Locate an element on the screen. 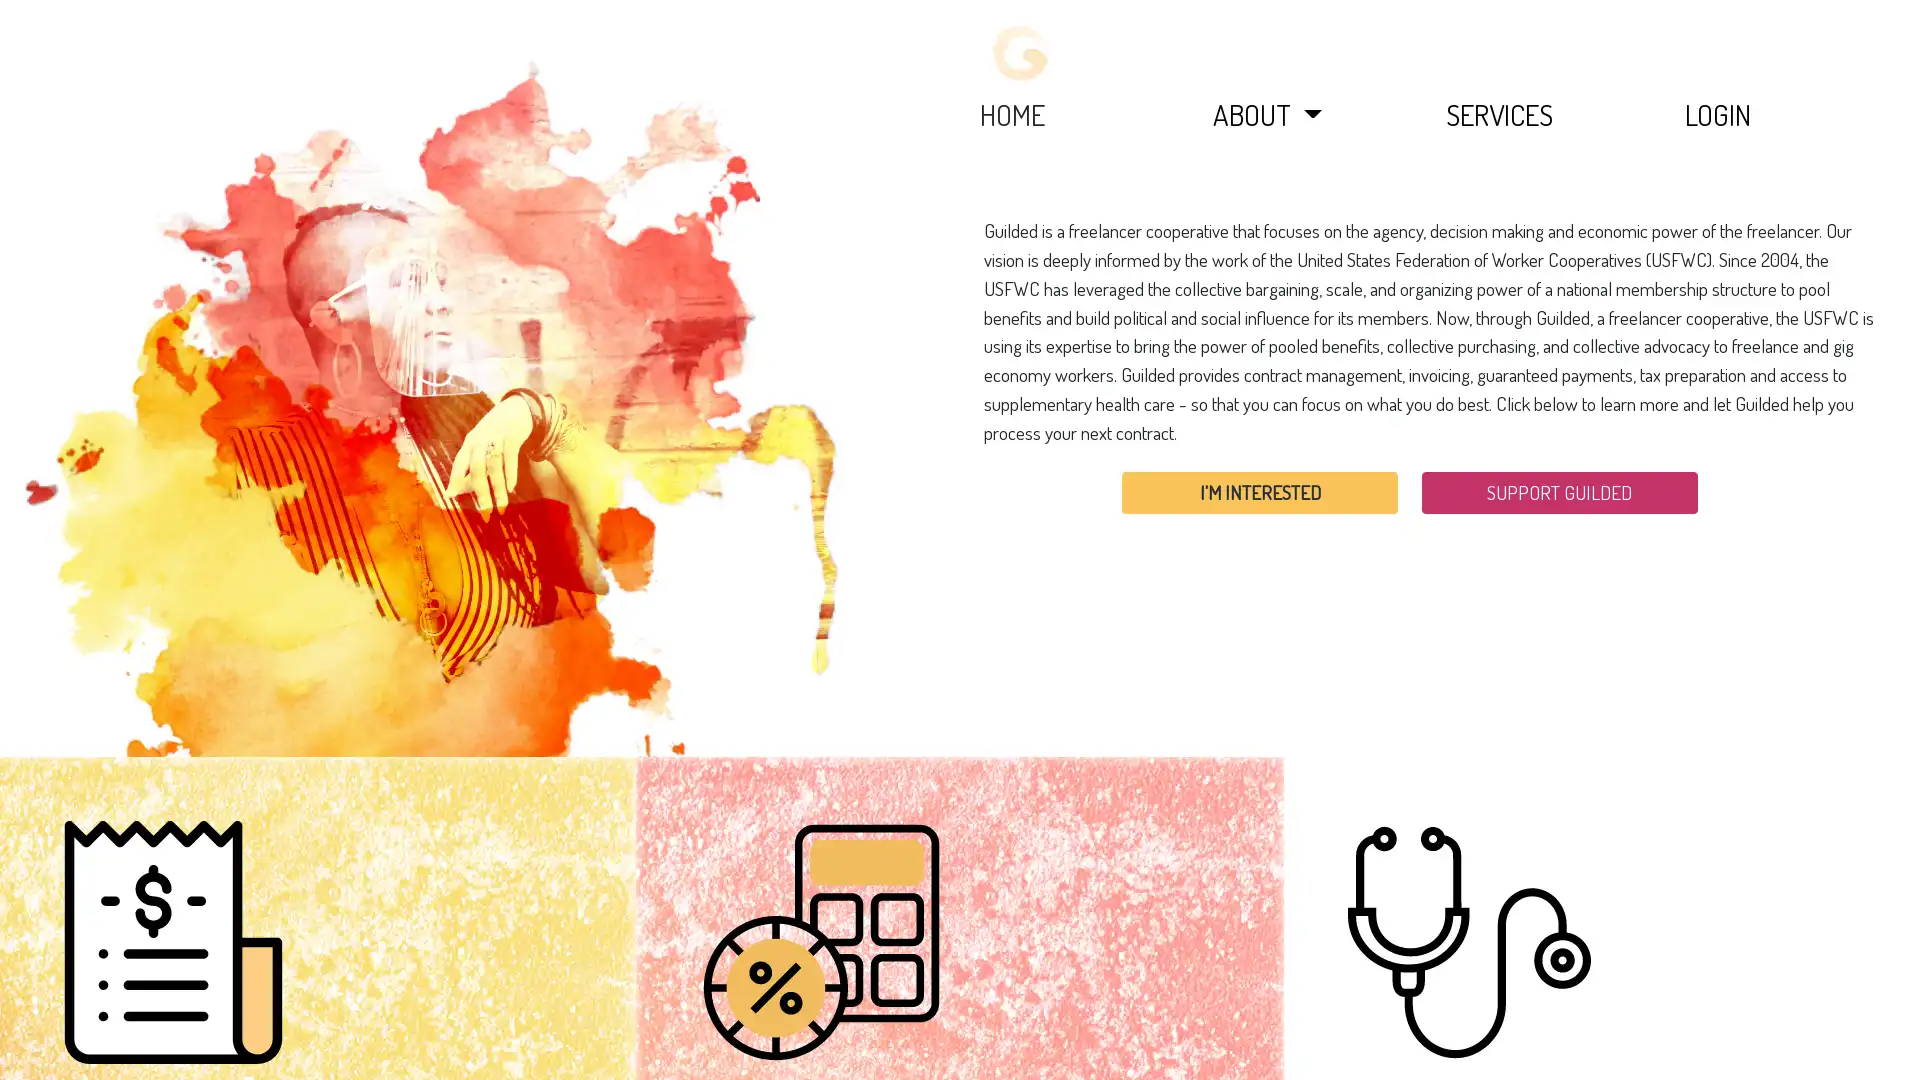 The height and width of the screenshot is (1080, 1920). I'M INTERESTED is located at coordinates (1258, 492).